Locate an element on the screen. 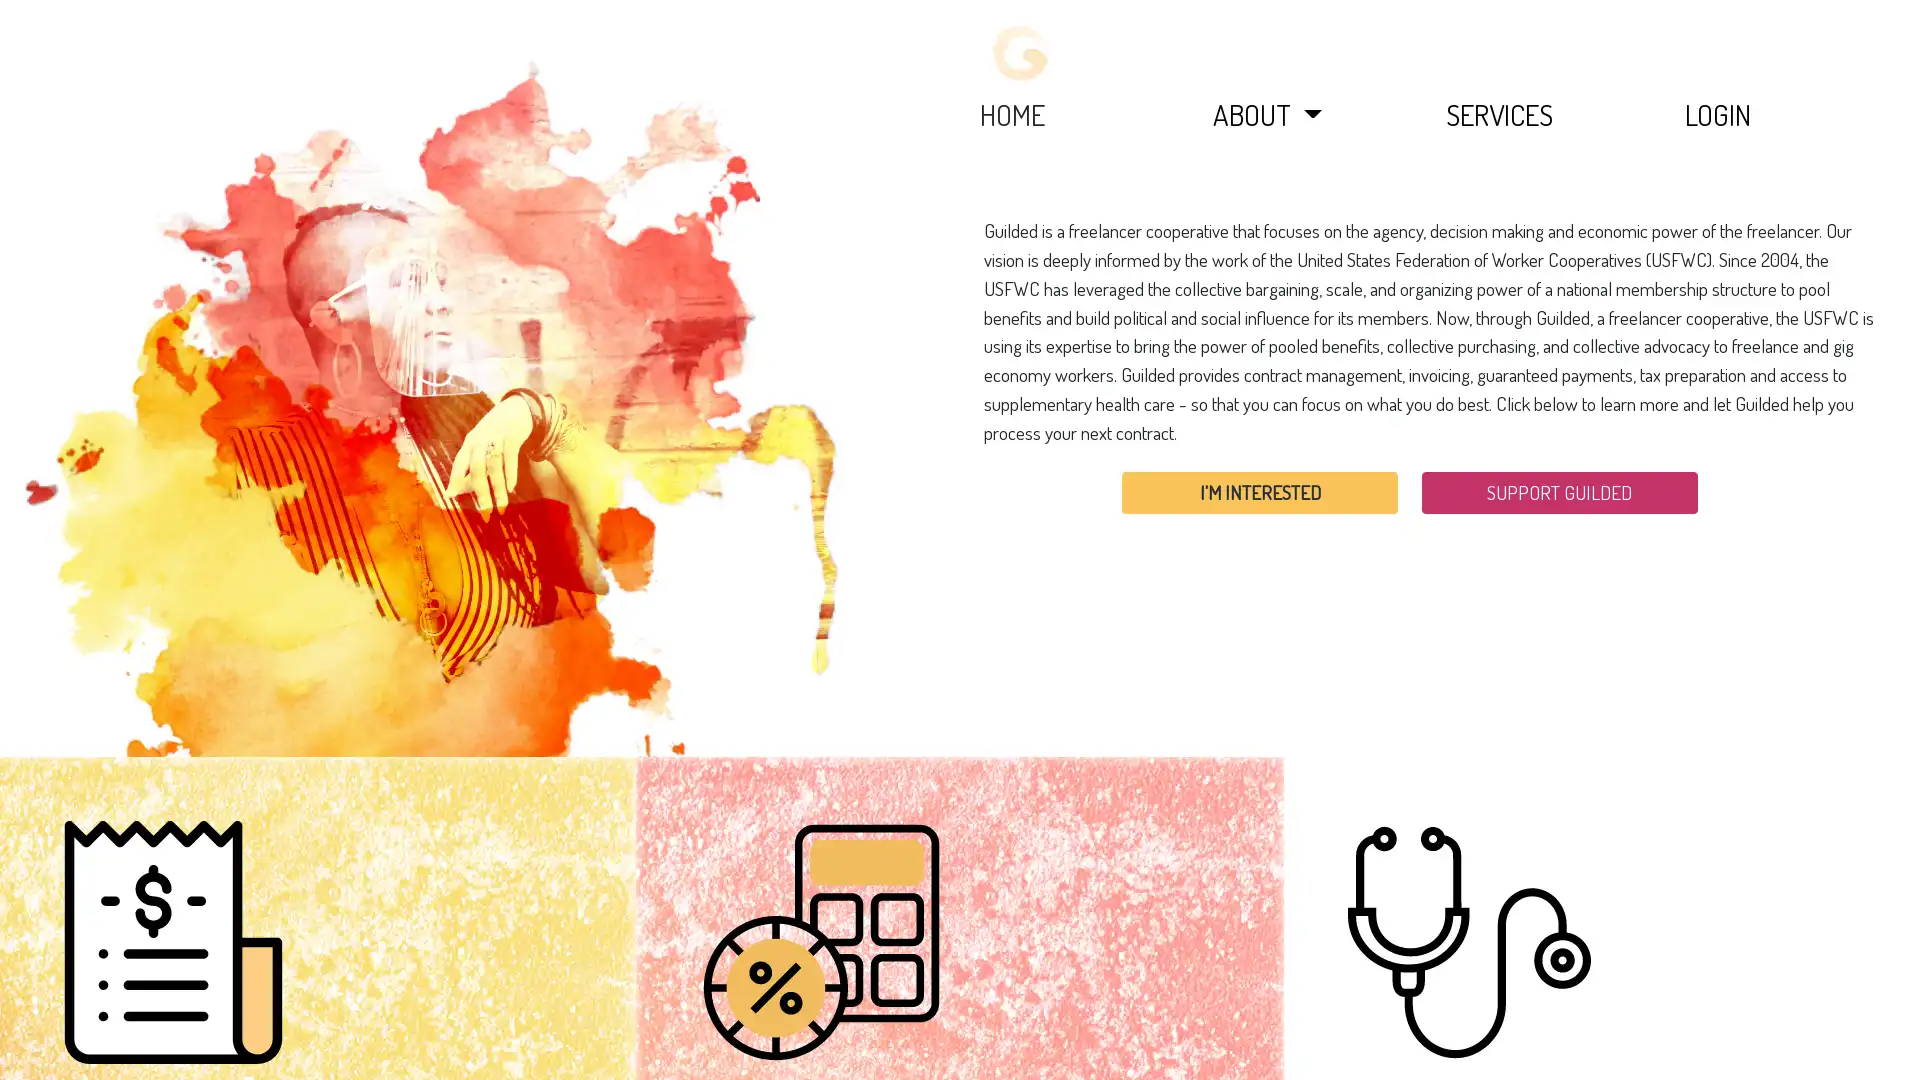 The height and width of the screenshot is (1080, 1920). I'M INTERESTED is located at coordinates (1258, 492).